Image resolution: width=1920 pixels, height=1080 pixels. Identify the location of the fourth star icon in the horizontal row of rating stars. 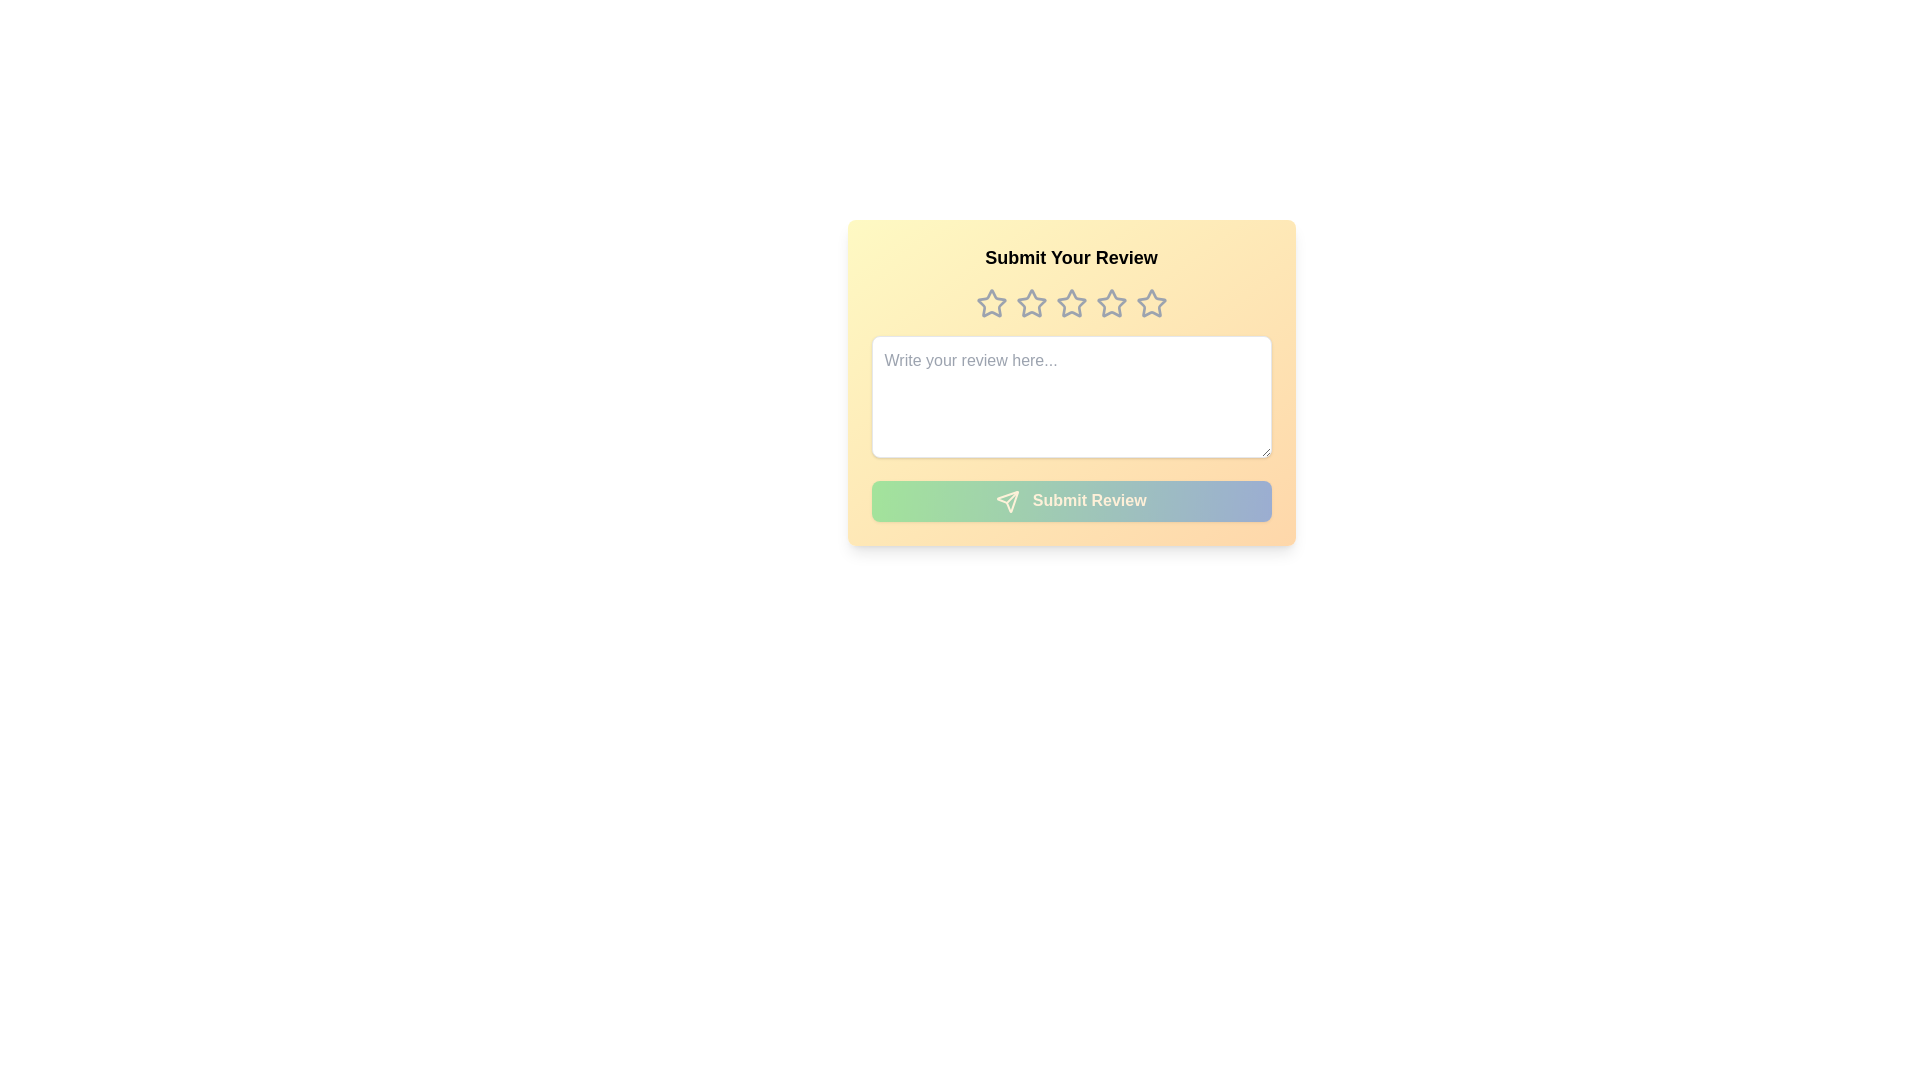
(1110, 303).